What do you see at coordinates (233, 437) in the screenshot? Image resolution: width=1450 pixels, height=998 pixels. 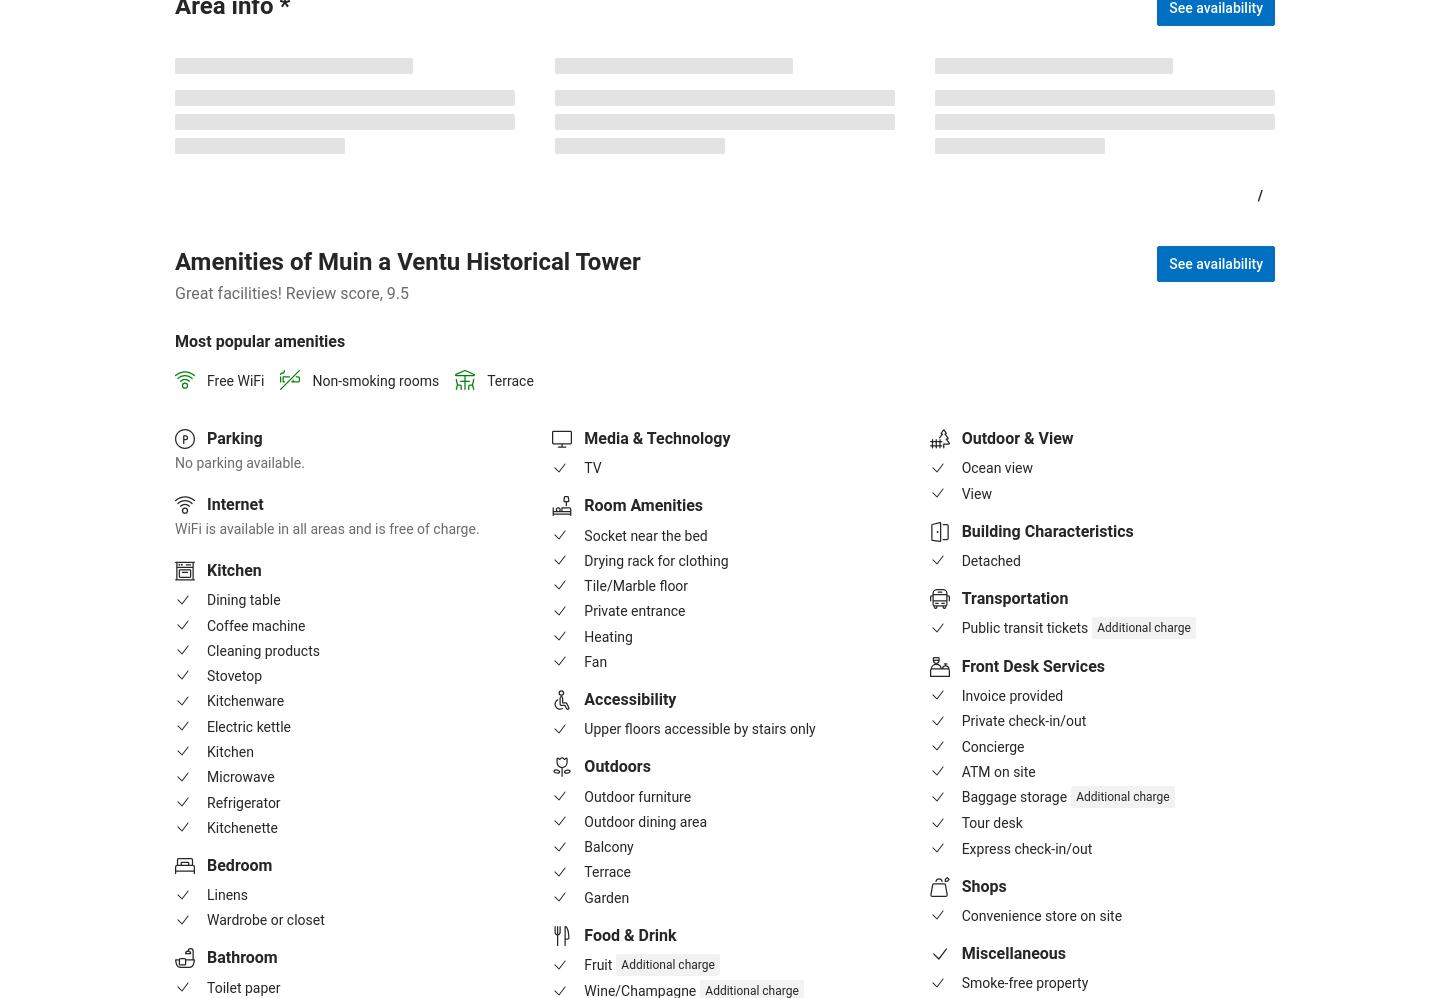 I see `'Parking'` at bounding box center [233, 437].